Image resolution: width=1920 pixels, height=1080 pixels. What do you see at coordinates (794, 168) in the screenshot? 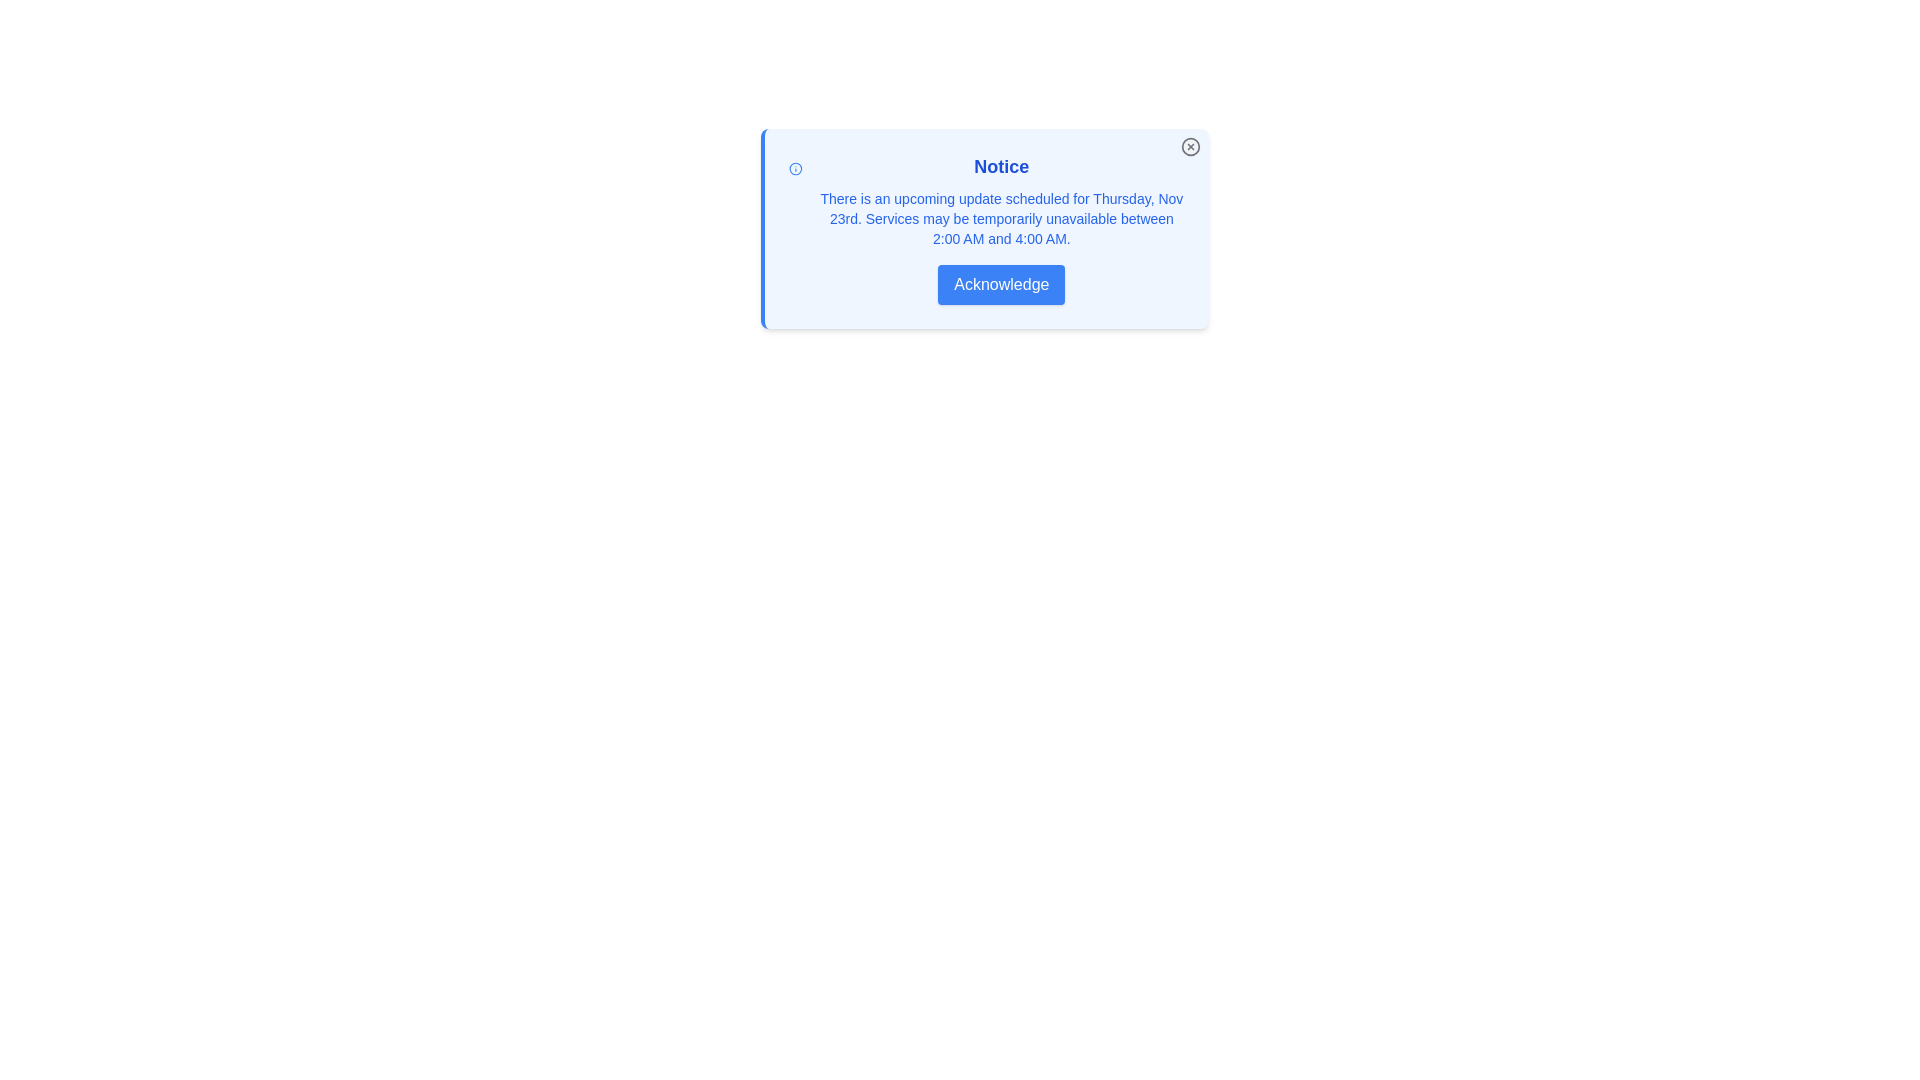
I see `the informational icon located at the top-left of the notification card, adjacent to the 'Notice' heading` at bounding box center [794, 168].